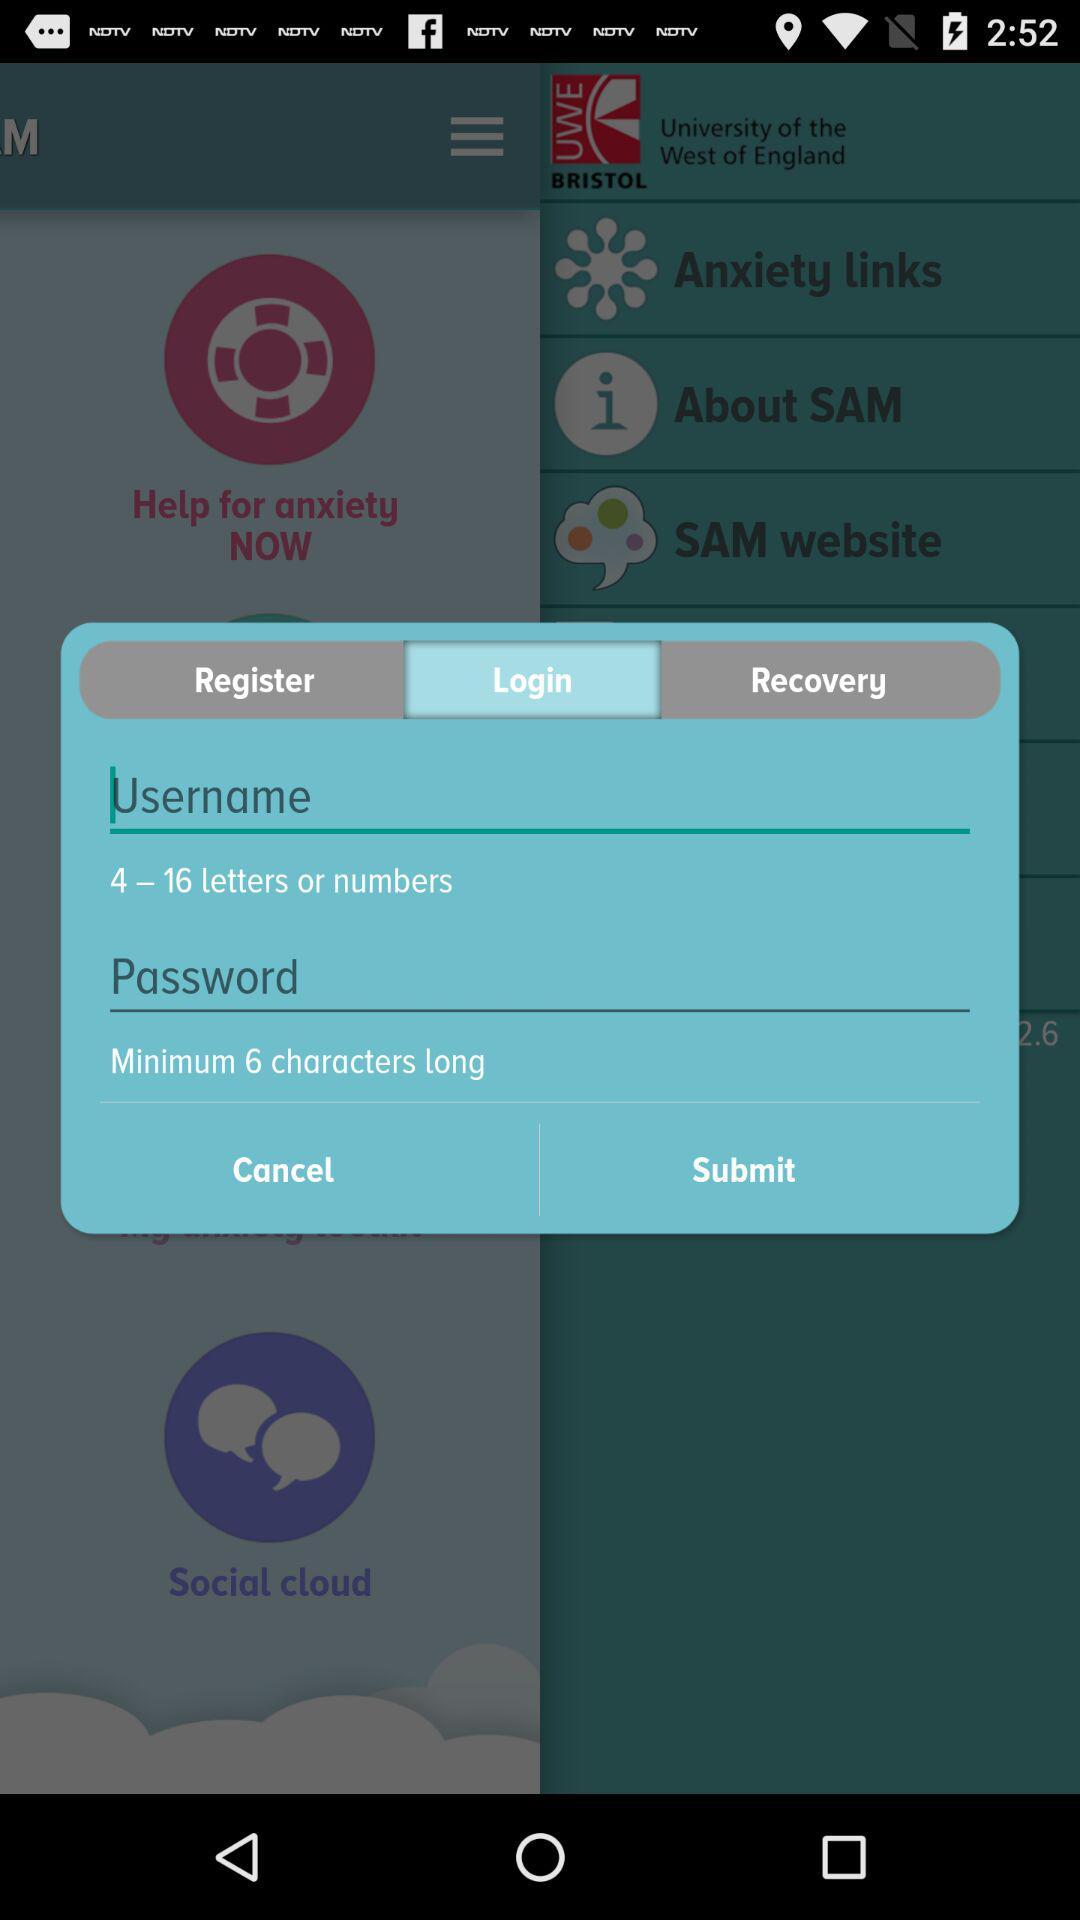  What do you see at coordinates (531, 679) in the screenshot?
I see `login item` at bounding box center [531, 679].